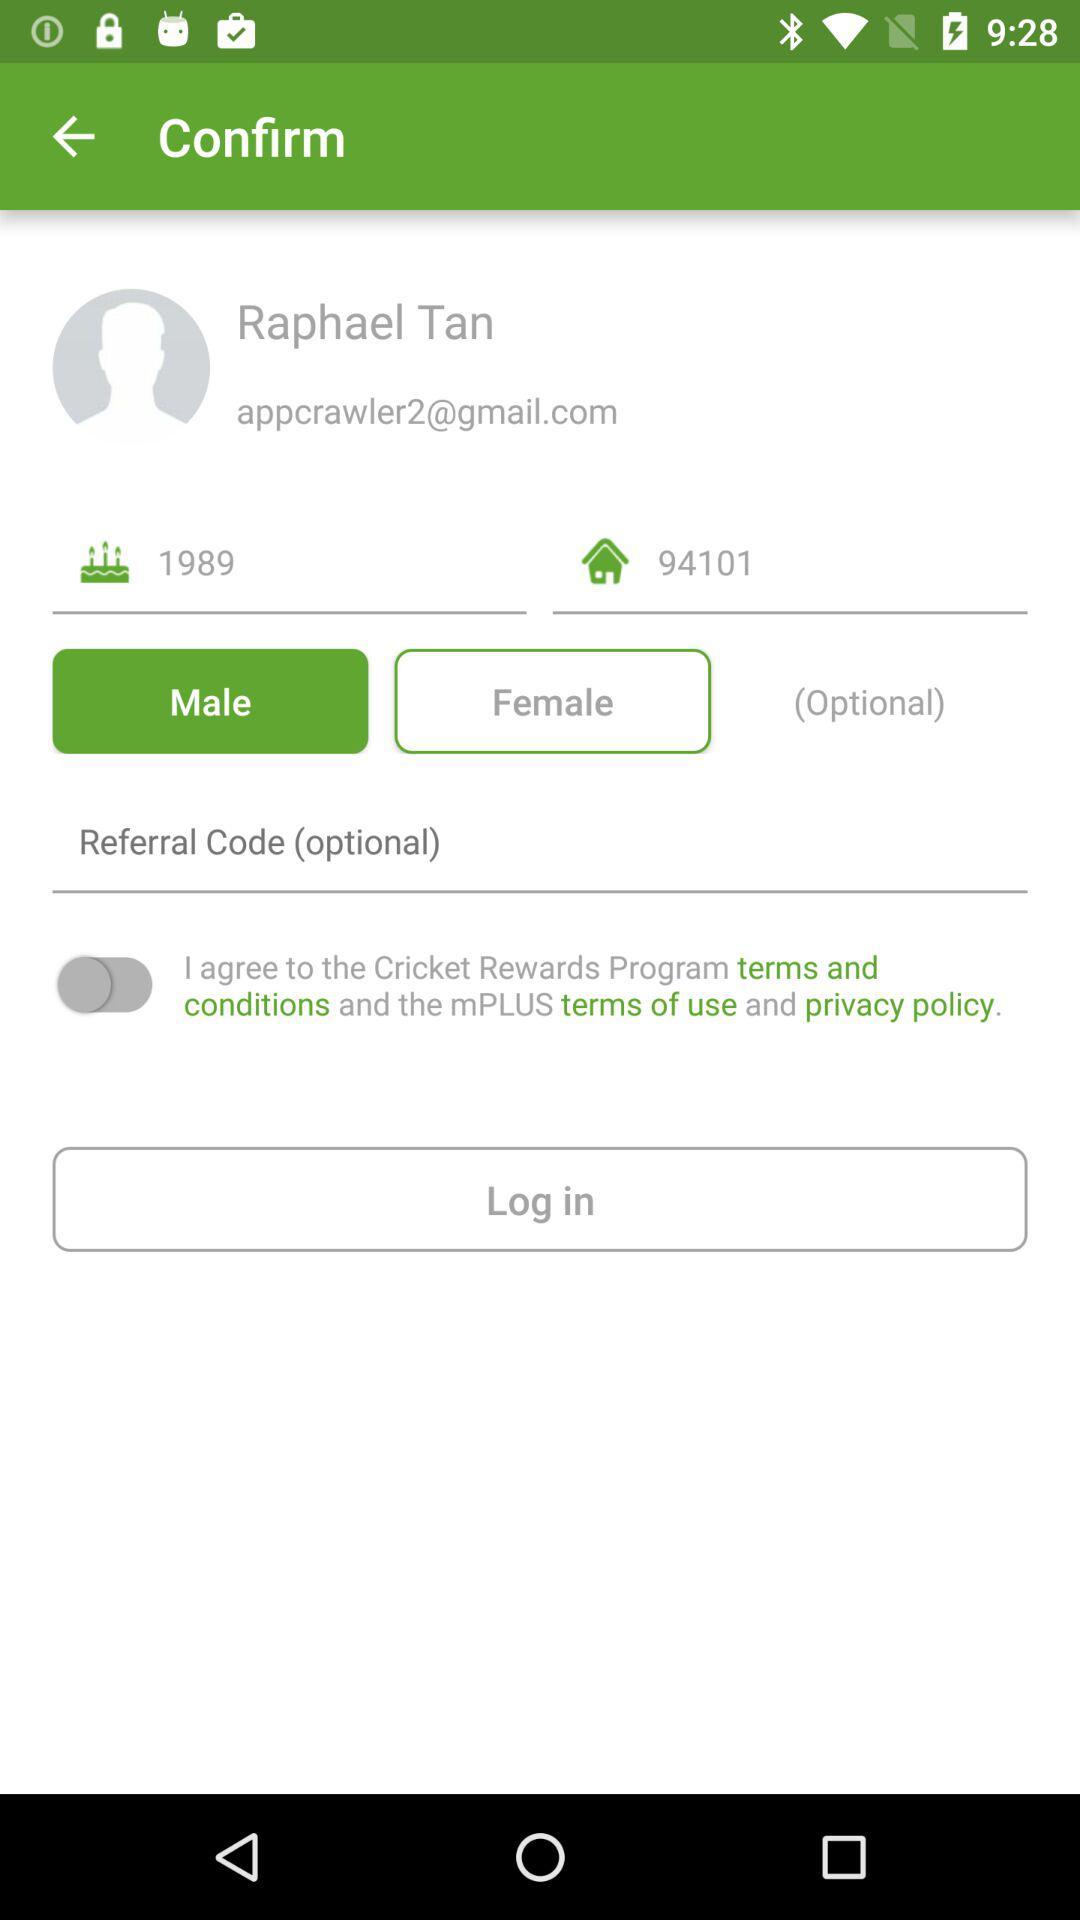 This screenshot has width=1080, height=1920. What do you see at coordinates (540, 1199) in the screenshot?
I see `the log in` at bounding box center [540, 1199].